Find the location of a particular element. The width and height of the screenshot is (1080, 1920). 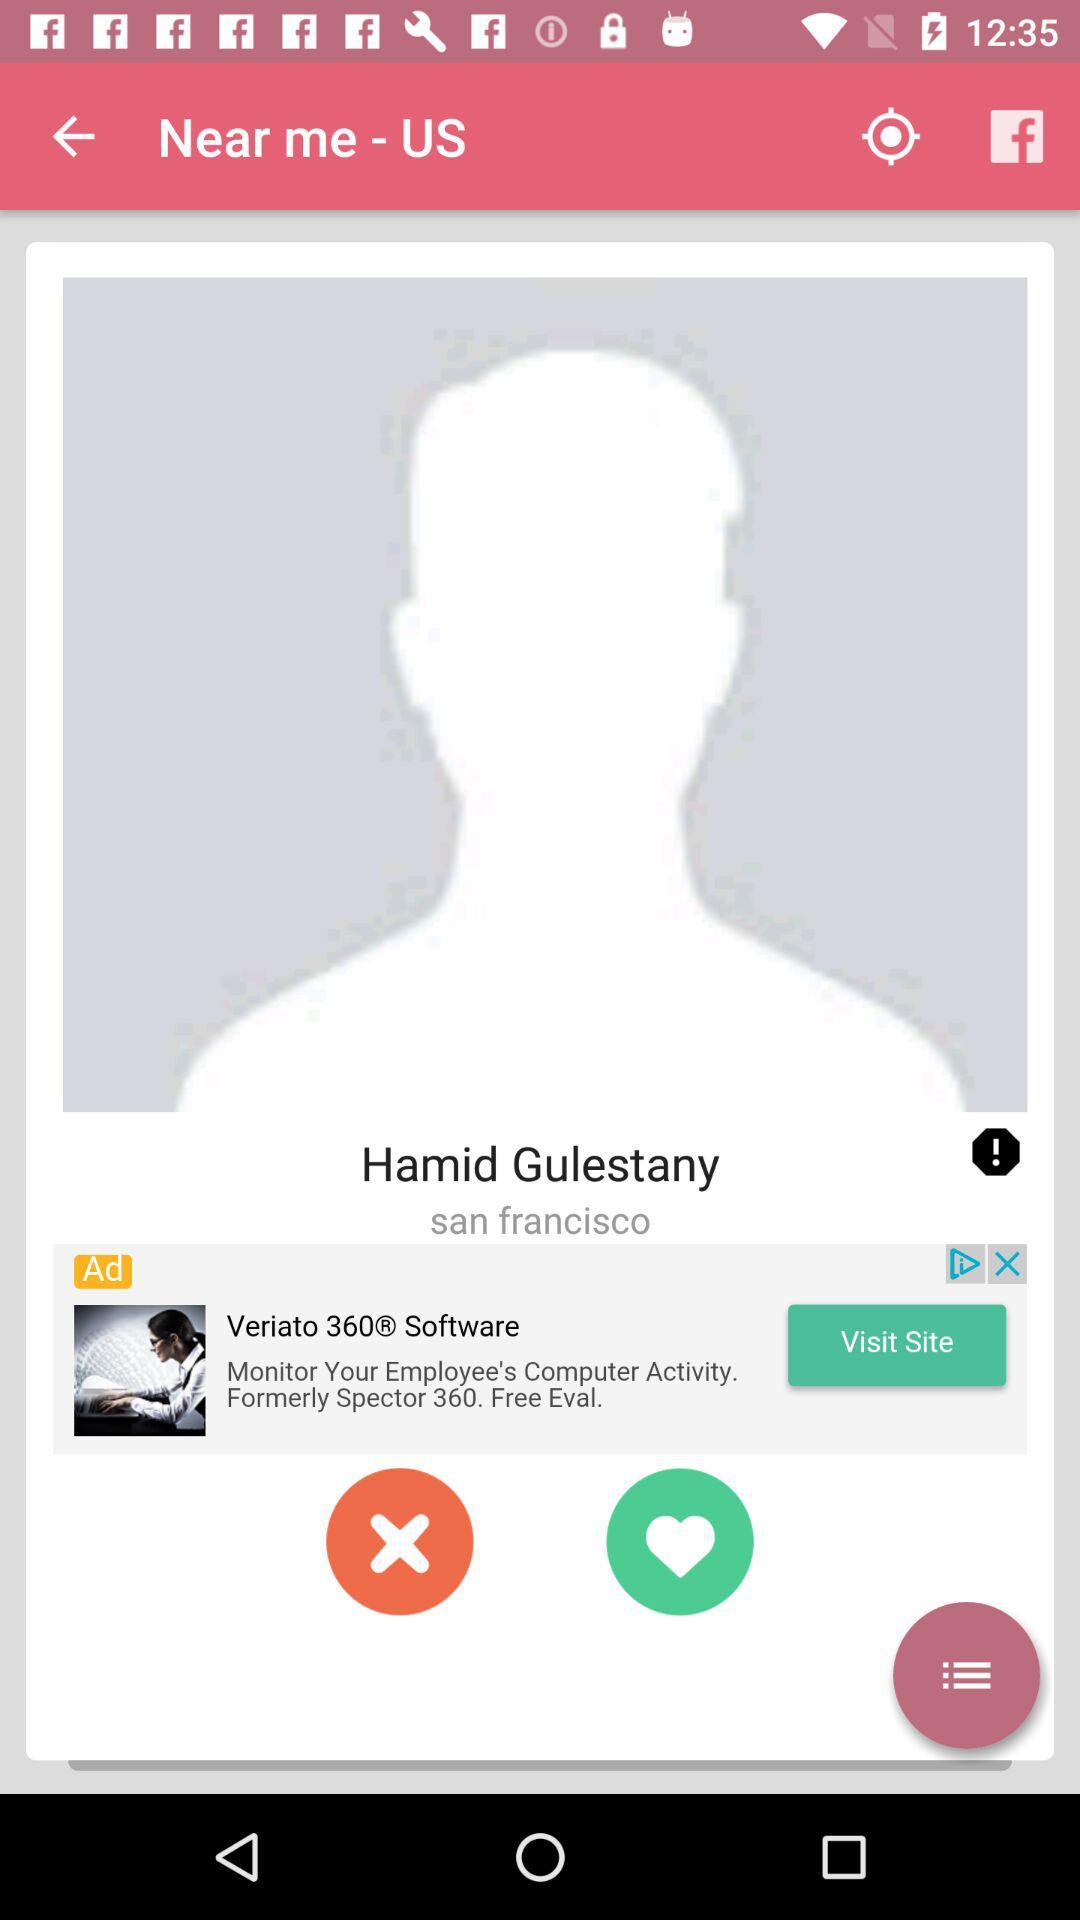

sponsored content is located at coordinates (540, 1349).